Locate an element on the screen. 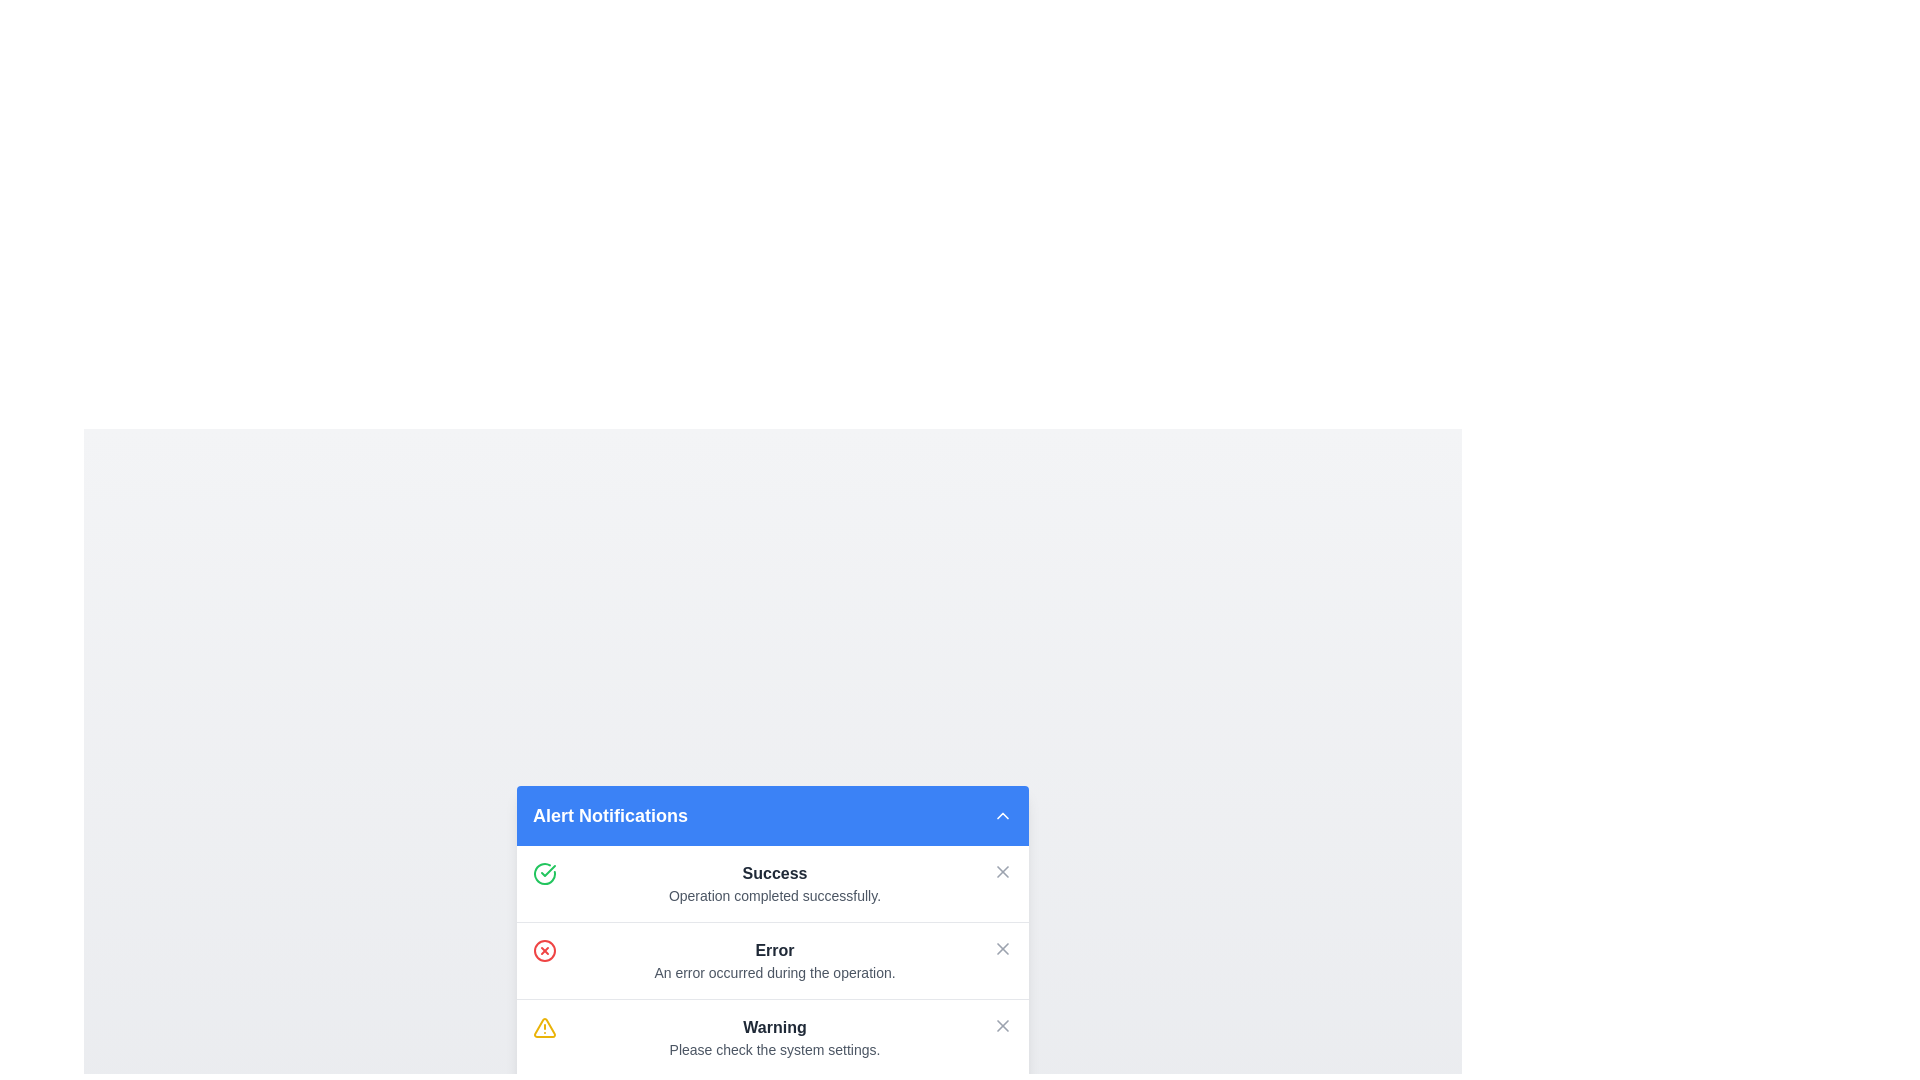 This screenshot has height=1080, width=1920. the green circular icon with a checkmark, located on the left side at the top of the notification list item labeled 'Success' is located at coordinates (545, 871).